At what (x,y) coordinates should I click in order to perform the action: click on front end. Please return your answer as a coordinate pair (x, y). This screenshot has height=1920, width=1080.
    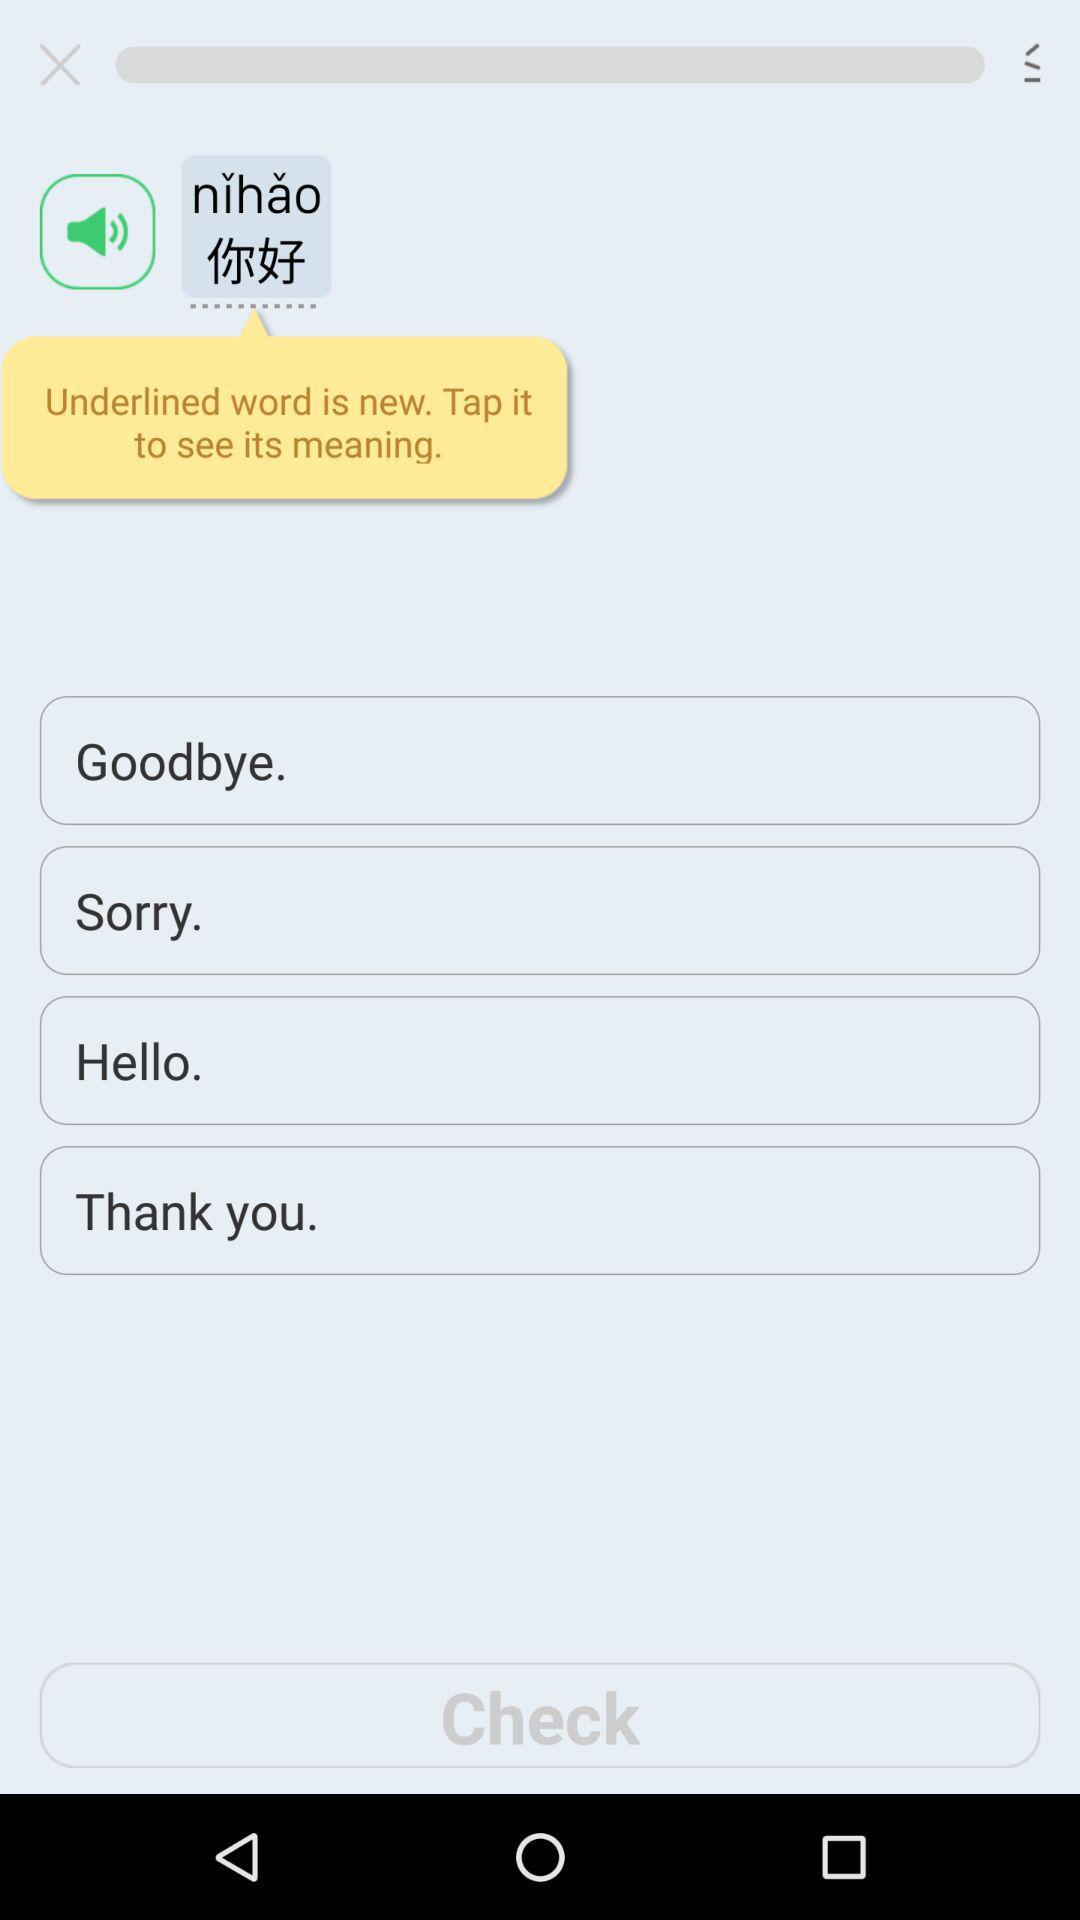
    Looking at the image, I should click on (540, 894).